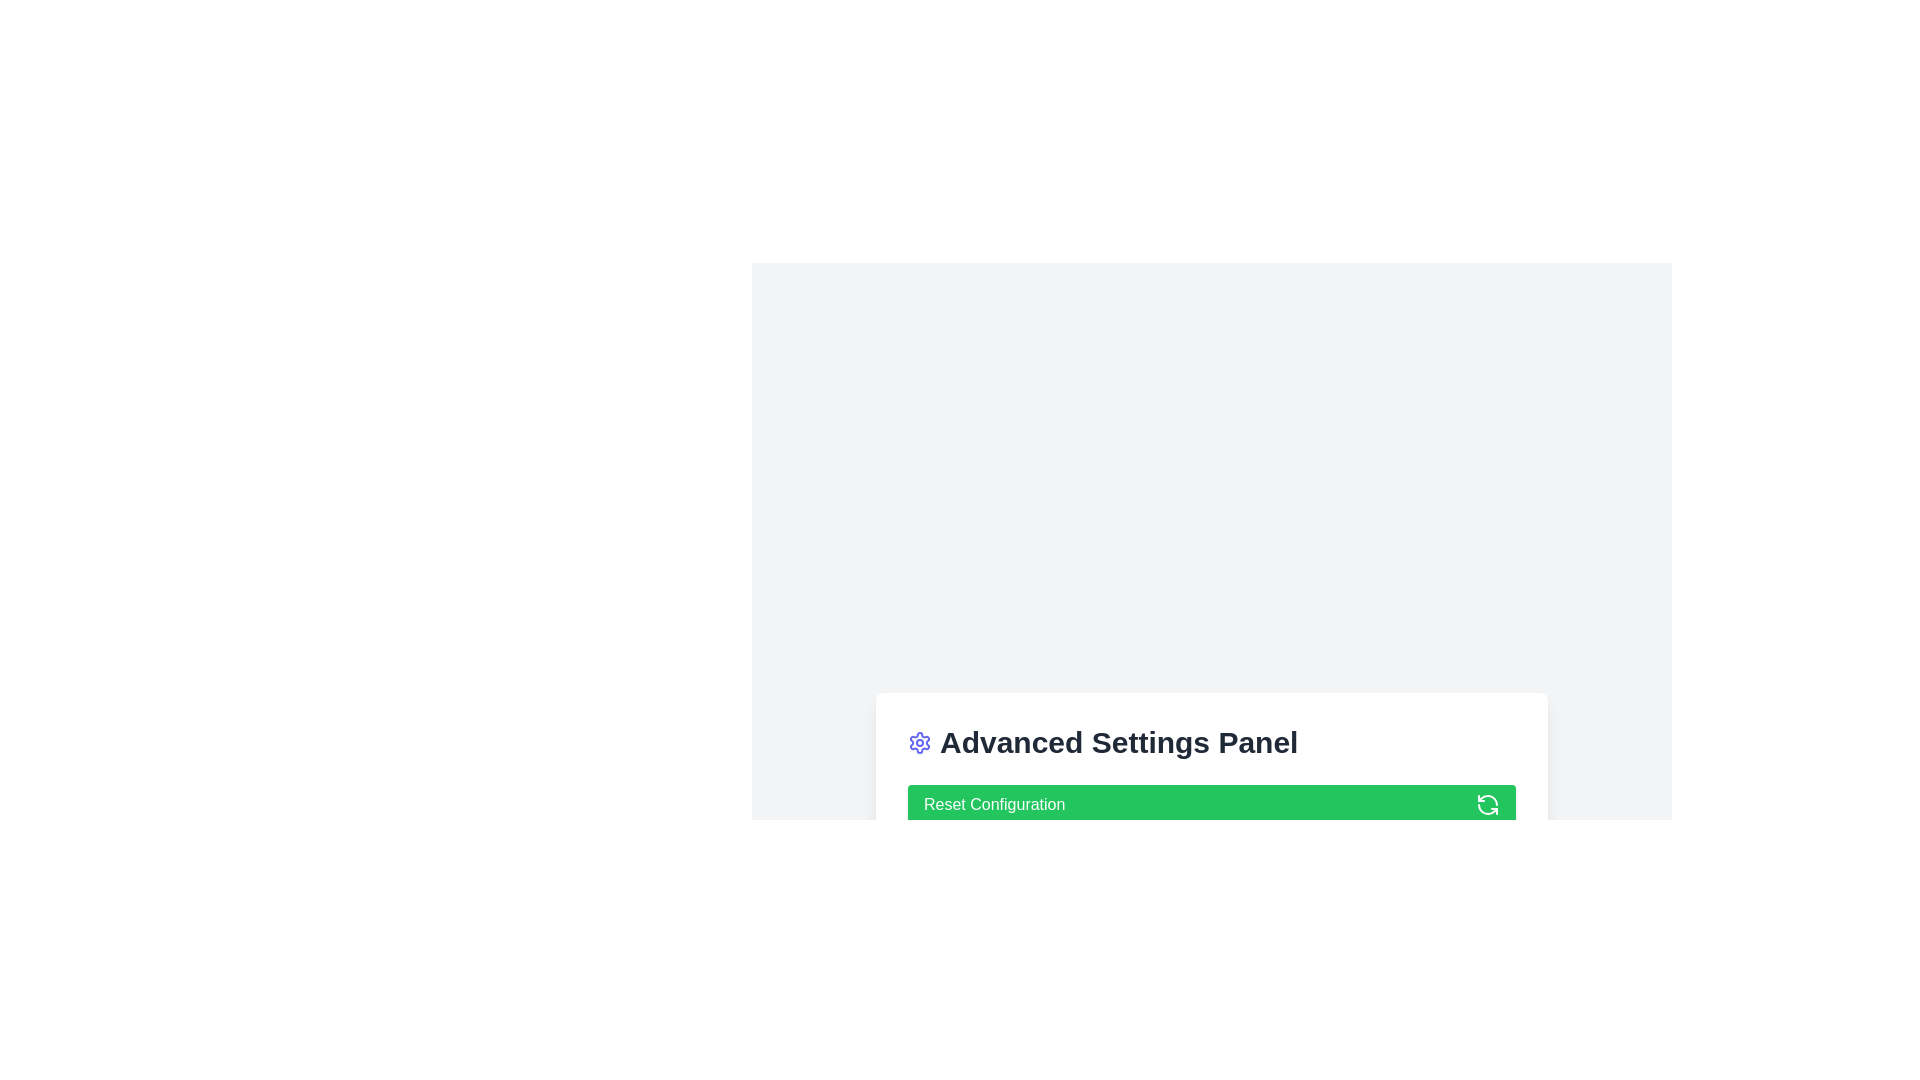 The height and width of the screenshot is (1080, 1920). What do you see at coordinates (1017, 851) in the screenshot?
I see `information from the Tooltip located directly below the 'Reset Configuration' button, which provides guidance about its functionality` at bounding box center [1017, 851].